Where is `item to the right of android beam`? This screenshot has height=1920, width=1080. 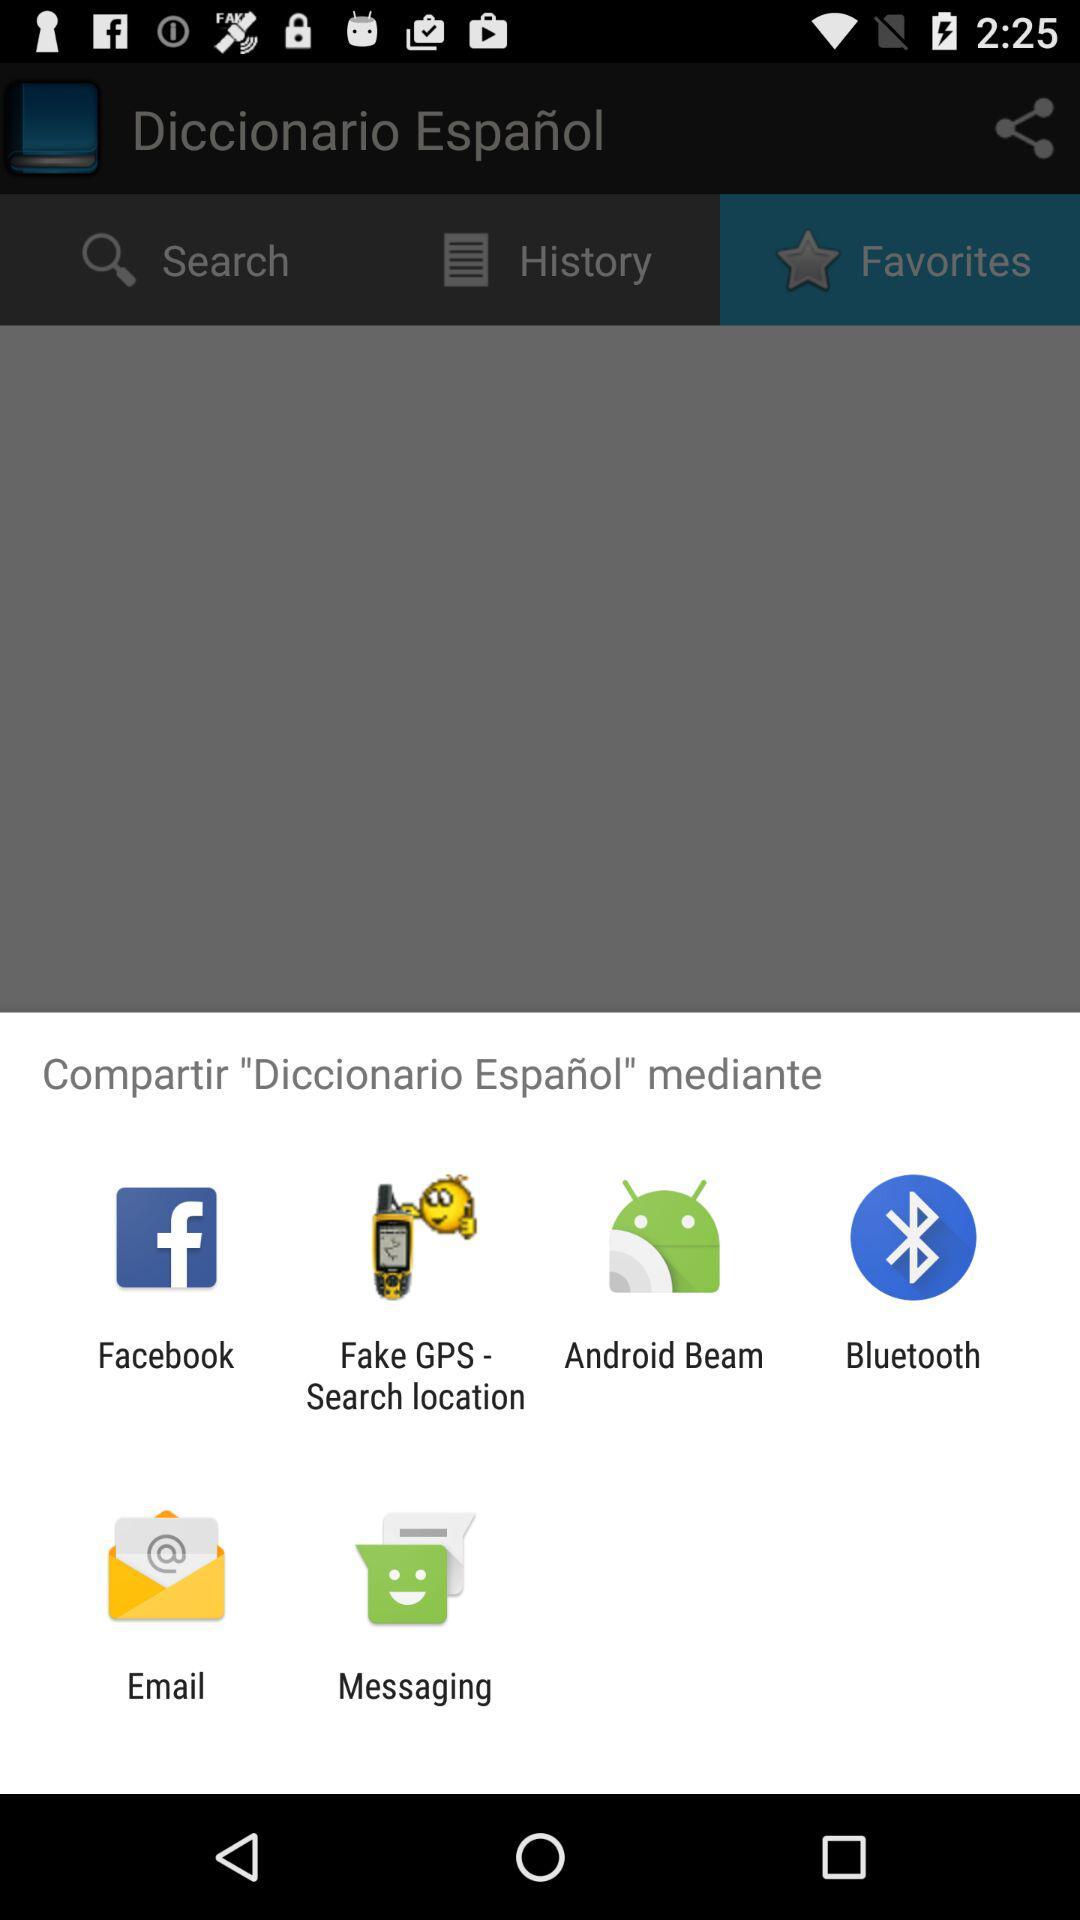 item to the right of android beam is located at coordinates (913, 1374).